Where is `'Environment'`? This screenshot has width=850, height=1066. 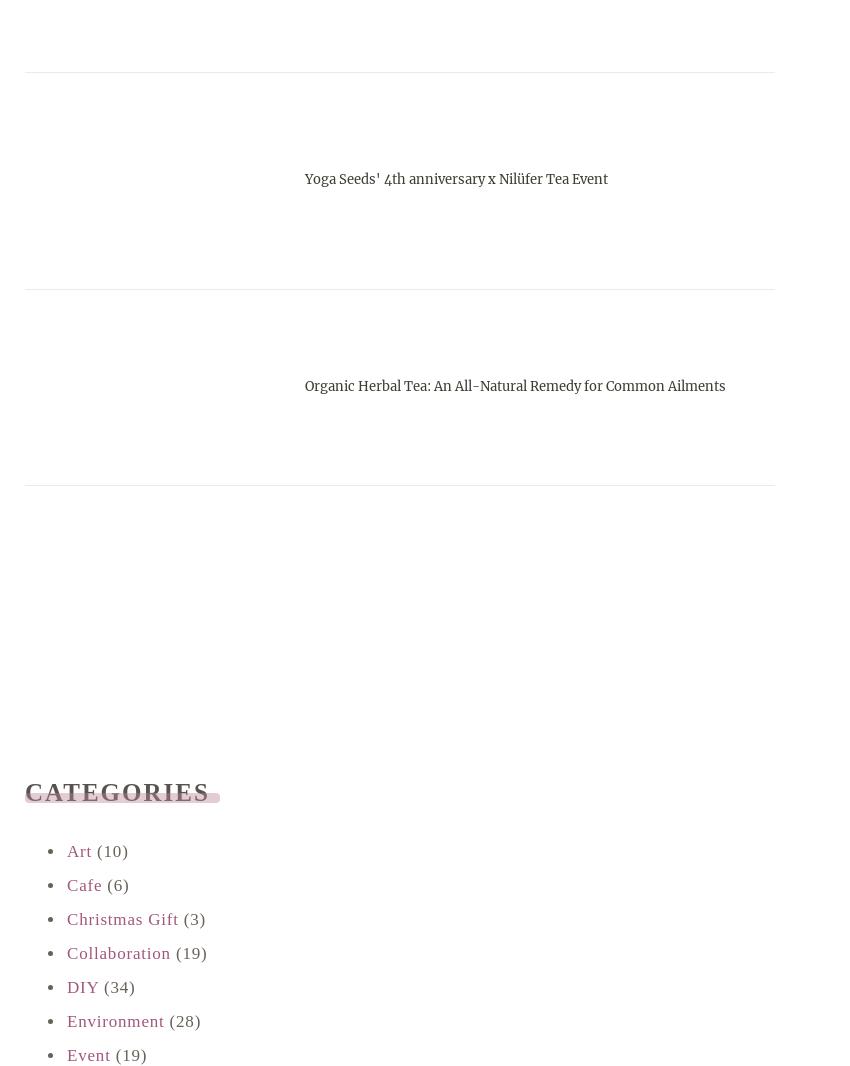
'Environment' is located at coordinates (114, 1021).